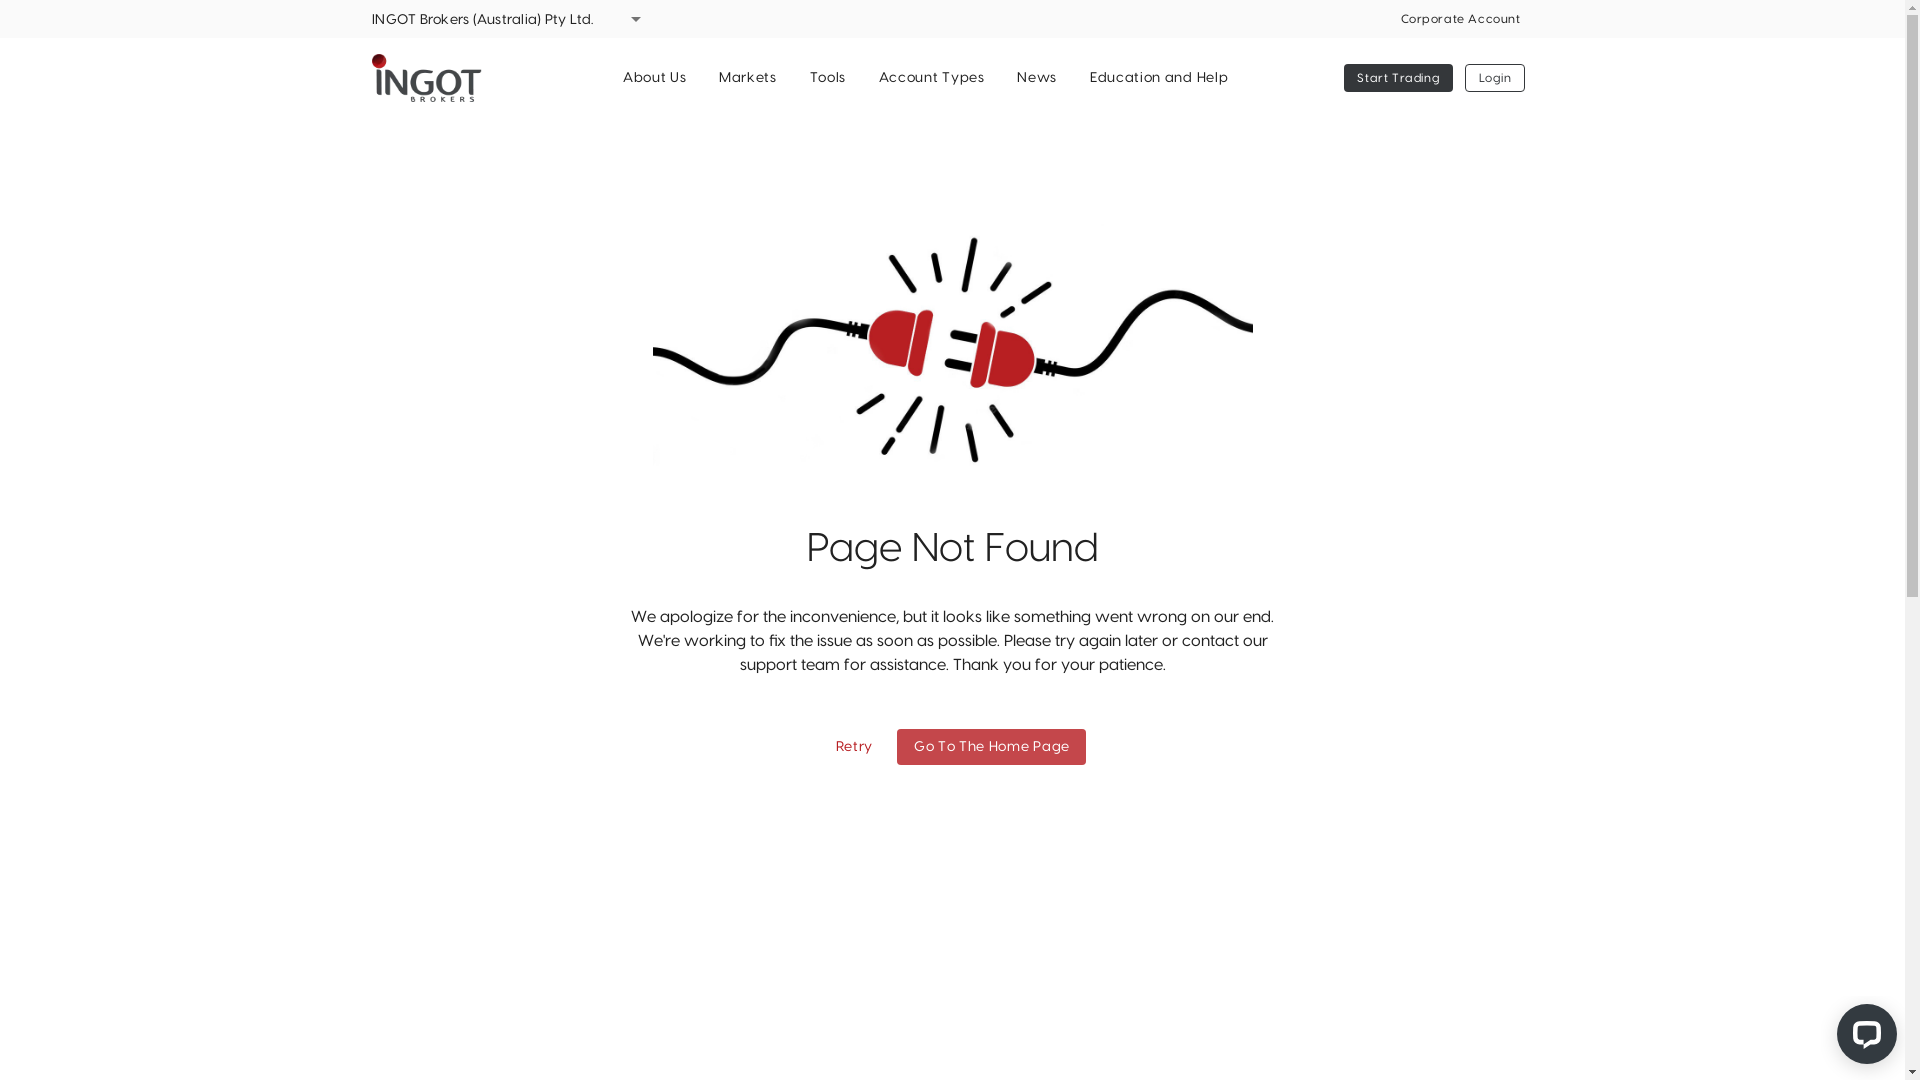 This screenshot has height=1080, width=1920. What do you see at coordinates (1494, 76) in the screenshot?
I see `'Login'` at bounding box center [1494, 76].